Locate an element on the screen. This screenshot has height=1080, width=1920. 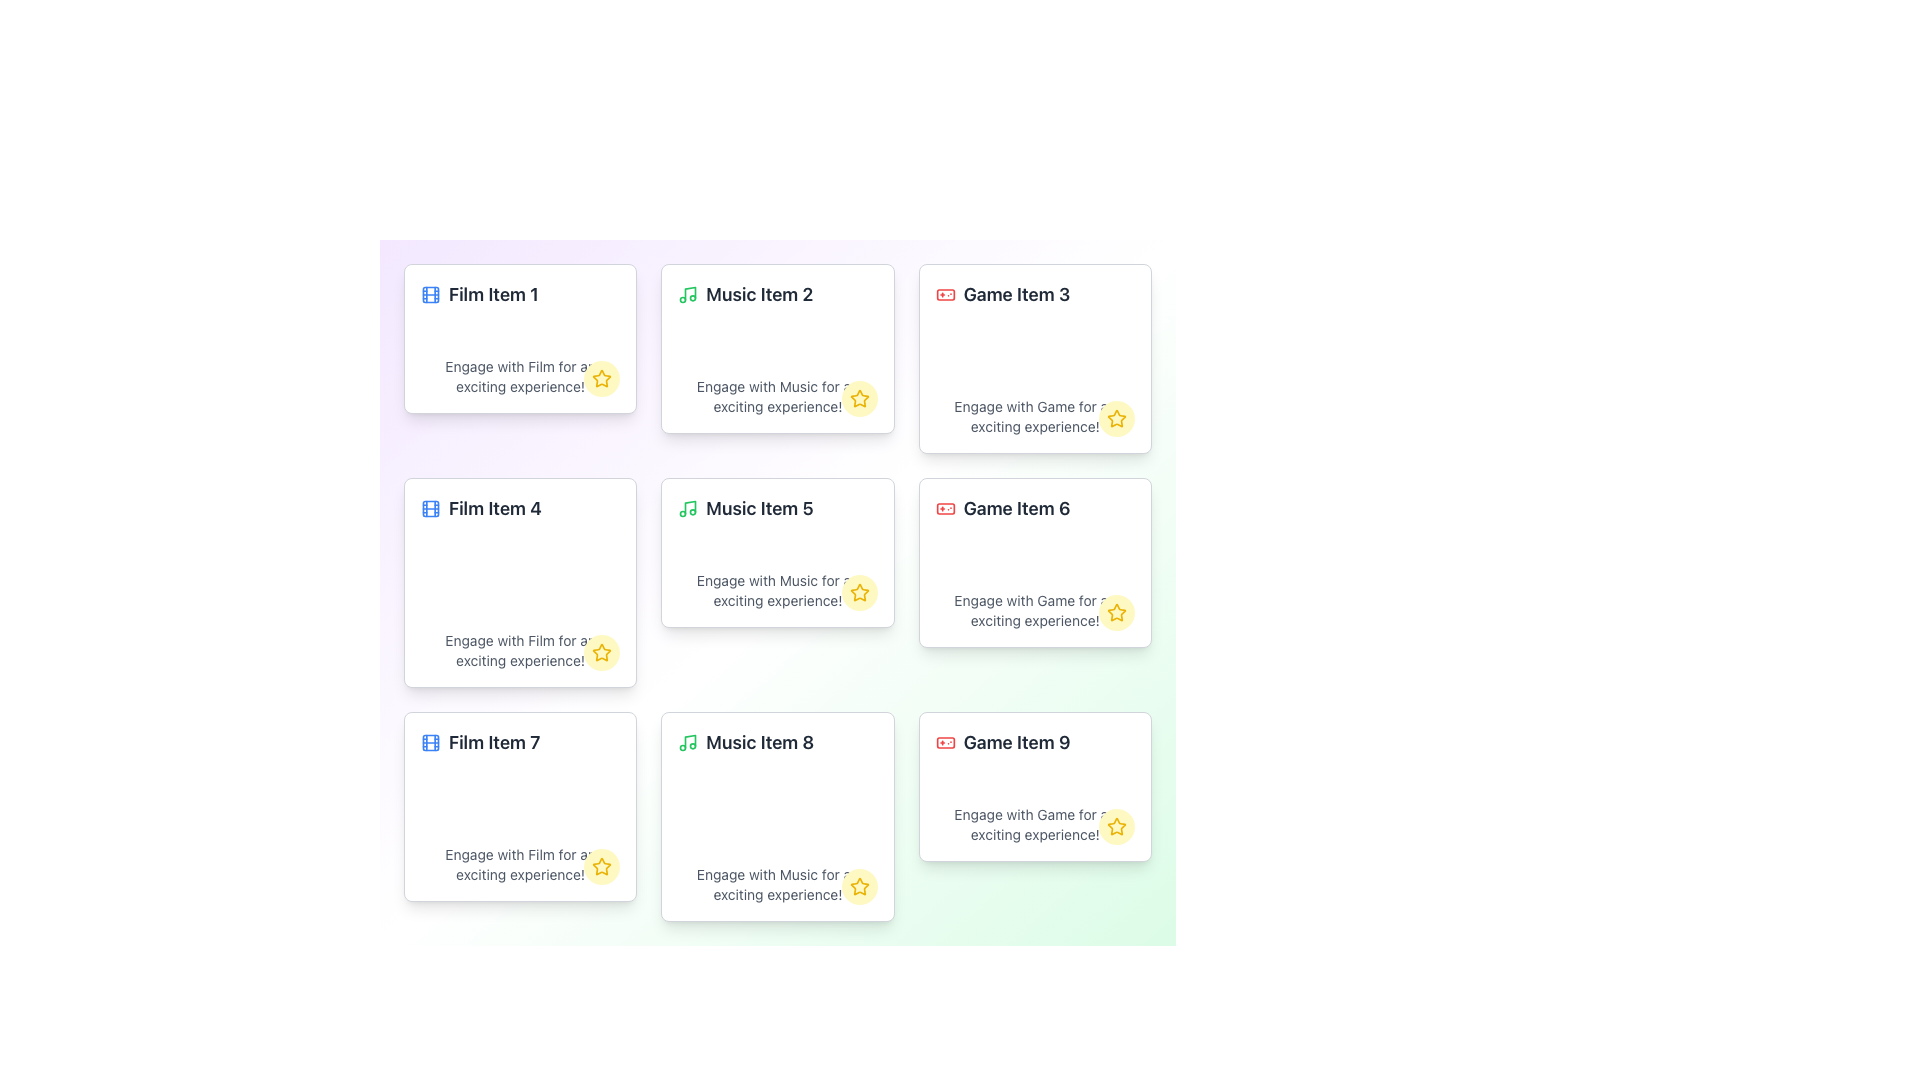
the yellow star-shaped icon located at the bottom-right corner of the 'Music Item 5' card, which serves as a rating or favorite indicator is located at coordinates (859, 591).